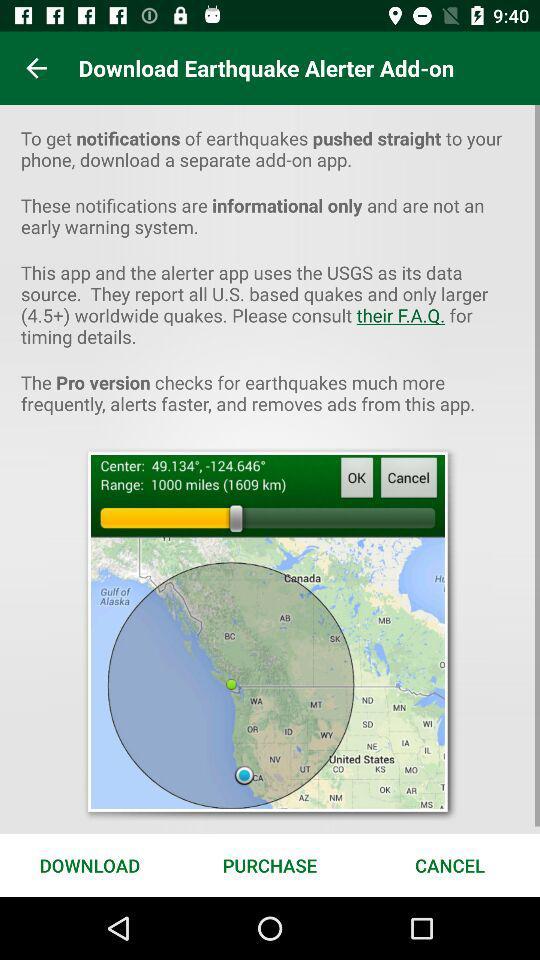 The width and height of the screenshot is (540, 960). What do you see at coordinates (449, 864) in the screenshot?
I see `item next to the purchase icon` at bounding box center [449, 864].